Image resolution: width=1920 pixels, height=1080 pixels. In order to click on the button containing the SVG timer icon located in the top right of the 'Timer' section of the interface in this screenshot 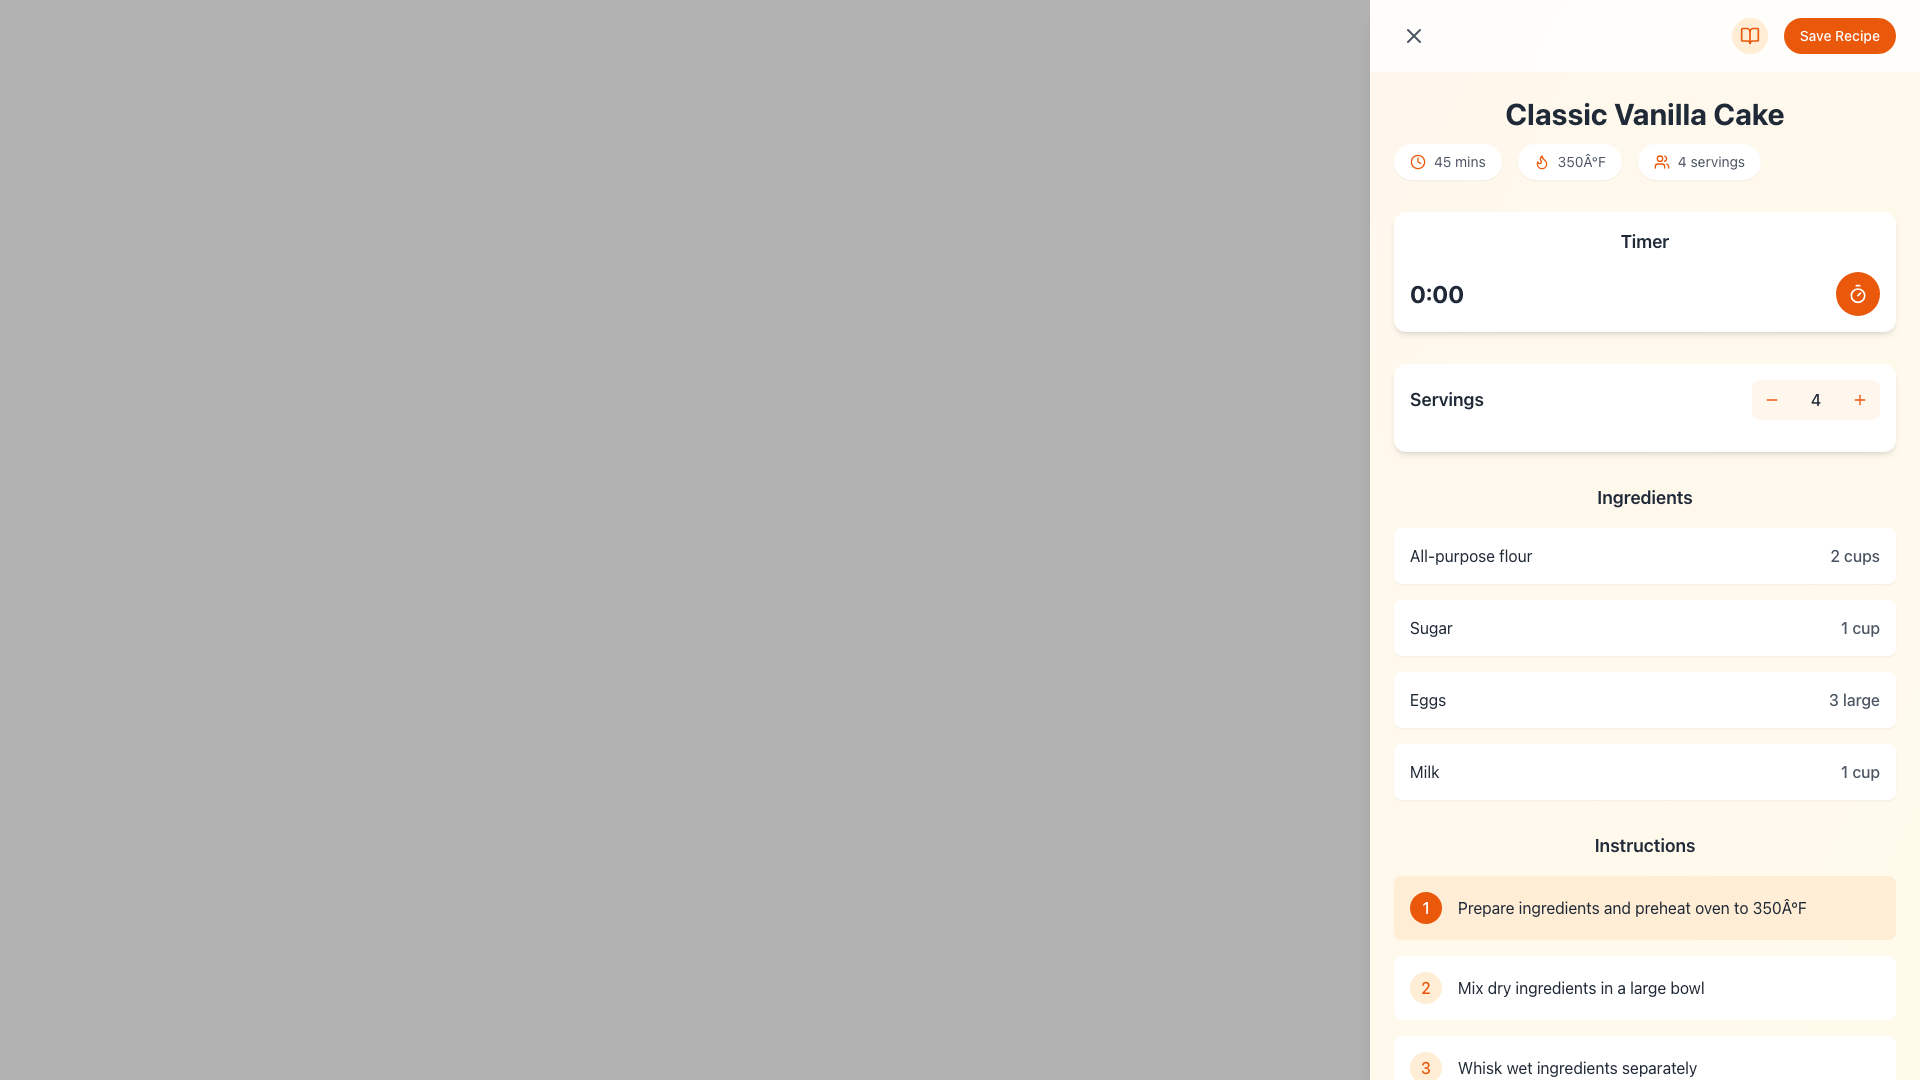, I will do `click(1856, 293)`.